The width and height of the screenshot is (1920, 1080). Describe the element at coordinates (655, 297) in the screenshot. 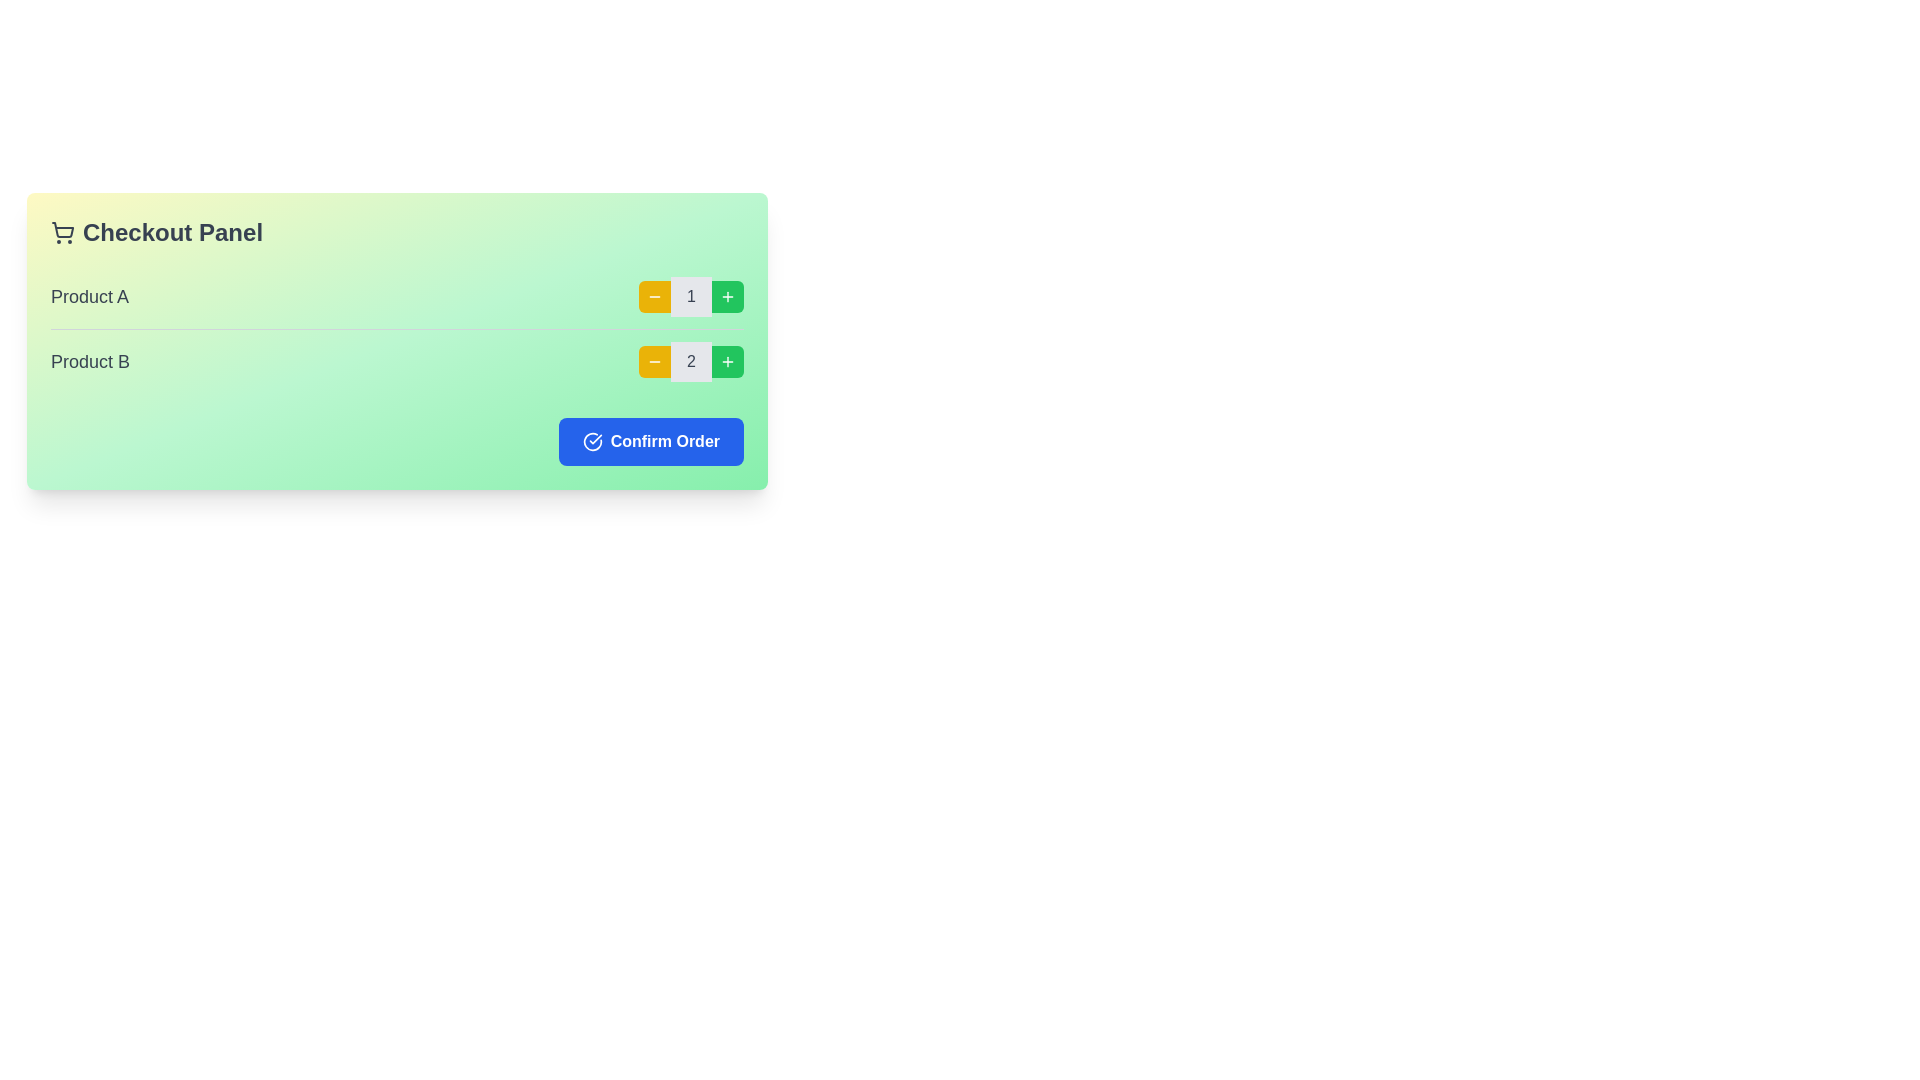

I see `the rectangular button with a yellow background and rounded left corners that contains a centered minus icon, located to the left of the numeric display '1' for 'Product A', to decrease the product count` at that location.